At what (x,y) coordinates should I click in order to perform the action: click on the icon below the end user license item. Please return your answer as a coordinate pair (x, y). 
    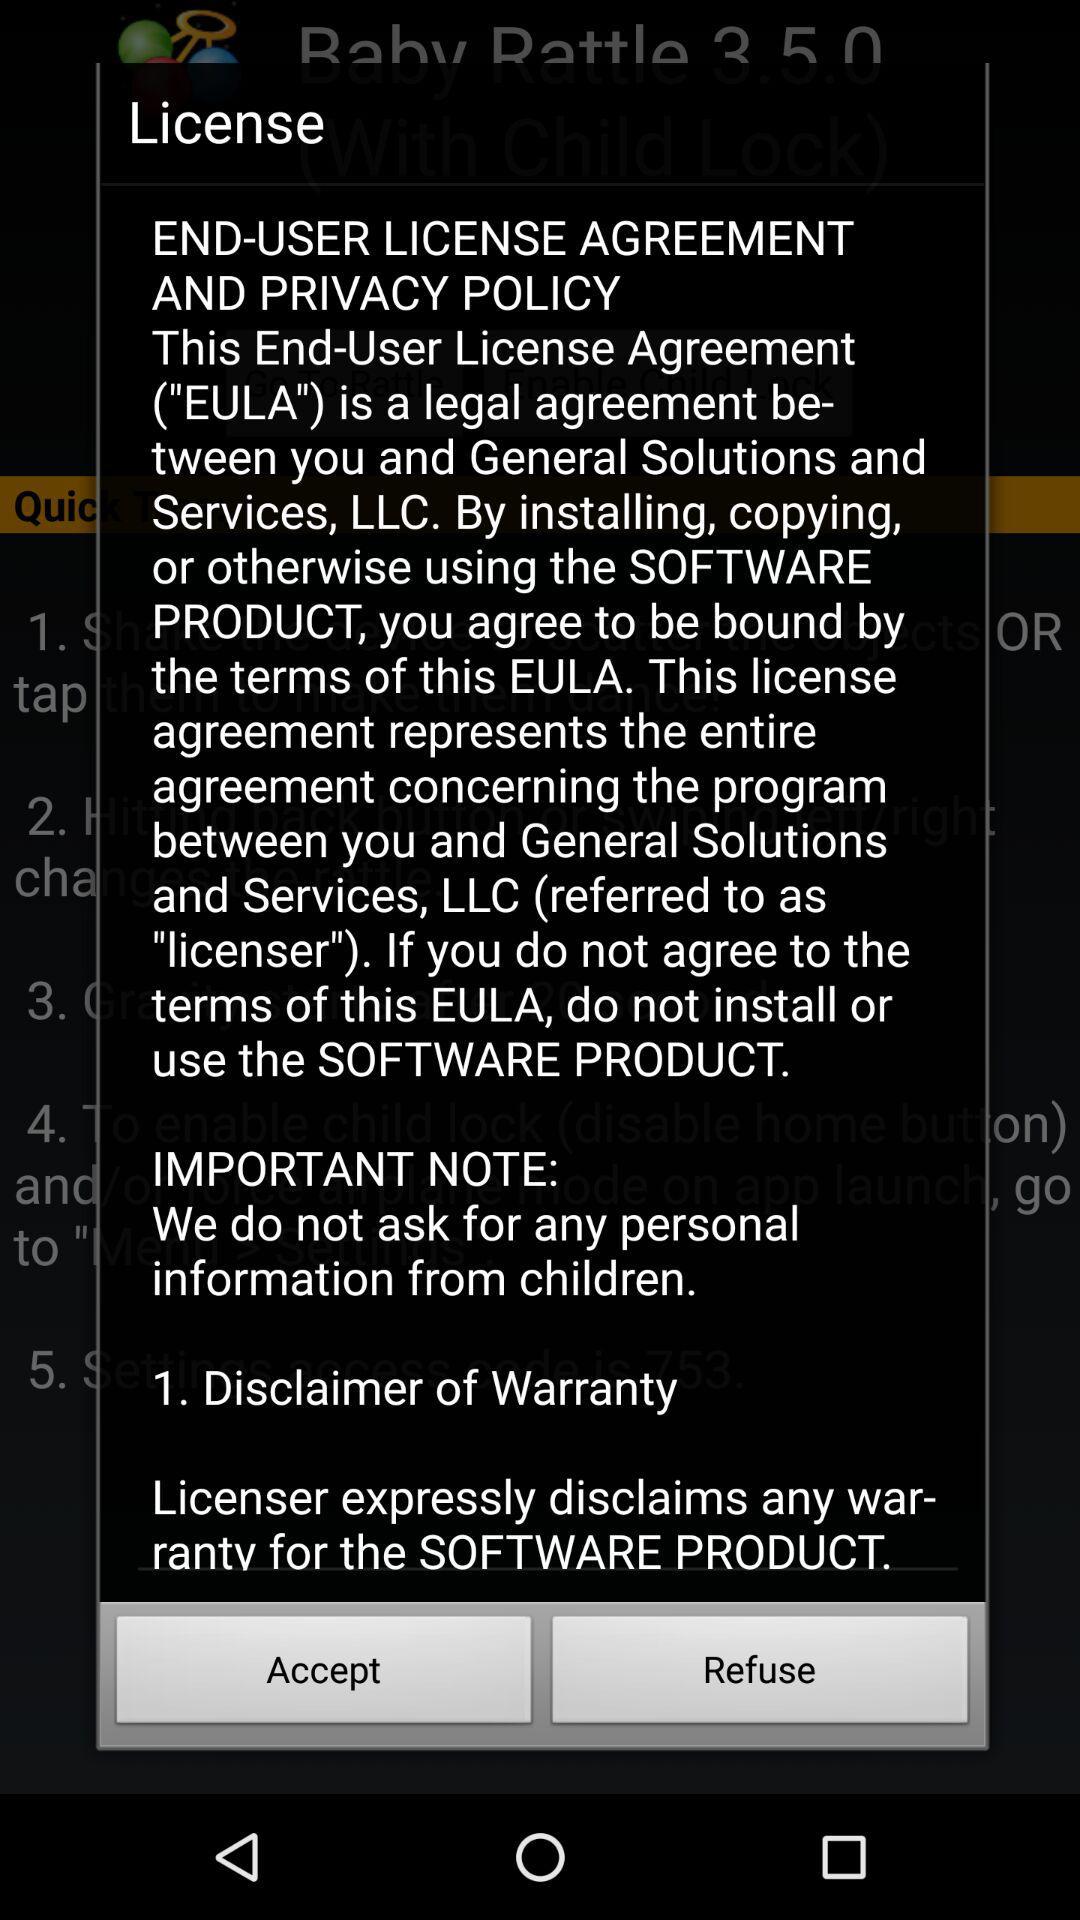
    Looking at the image, I should click on (760, 1675).